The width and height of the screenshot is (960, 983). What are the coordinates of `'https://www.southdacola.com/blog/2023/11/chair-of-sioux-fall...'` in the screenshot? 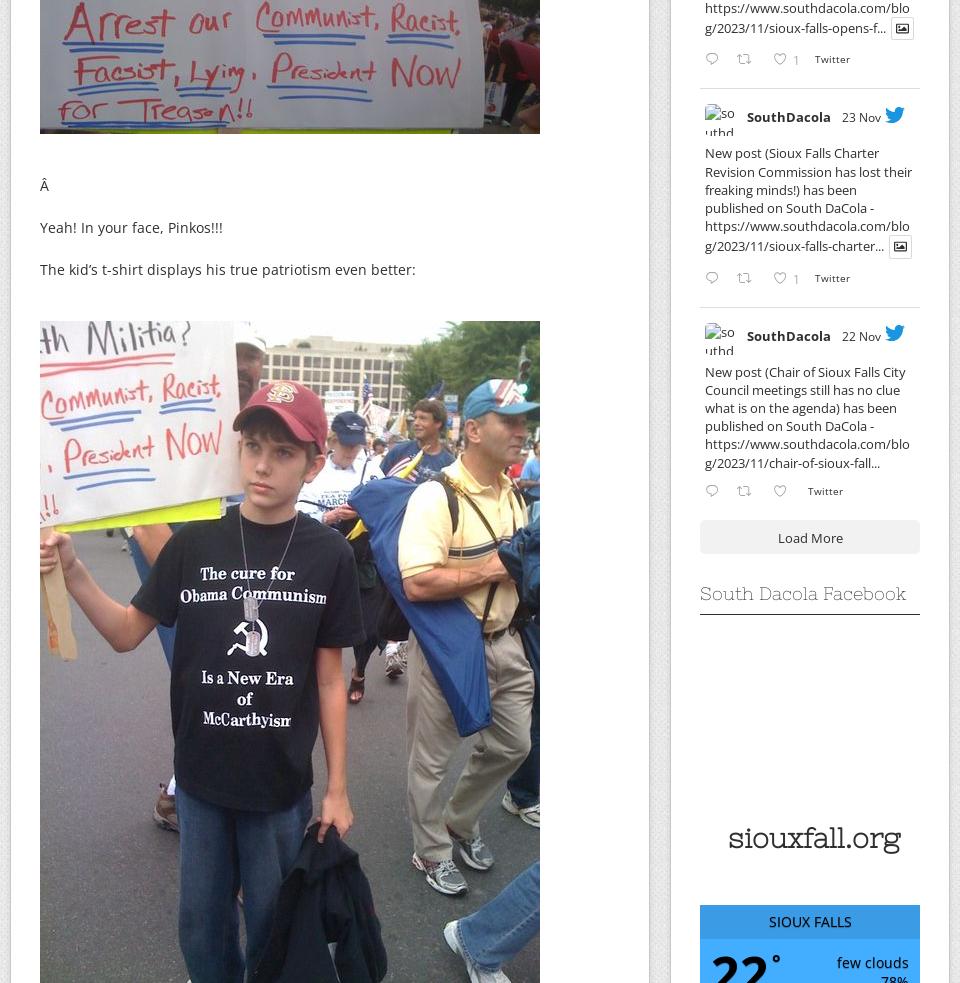 It's located at (705, 451).